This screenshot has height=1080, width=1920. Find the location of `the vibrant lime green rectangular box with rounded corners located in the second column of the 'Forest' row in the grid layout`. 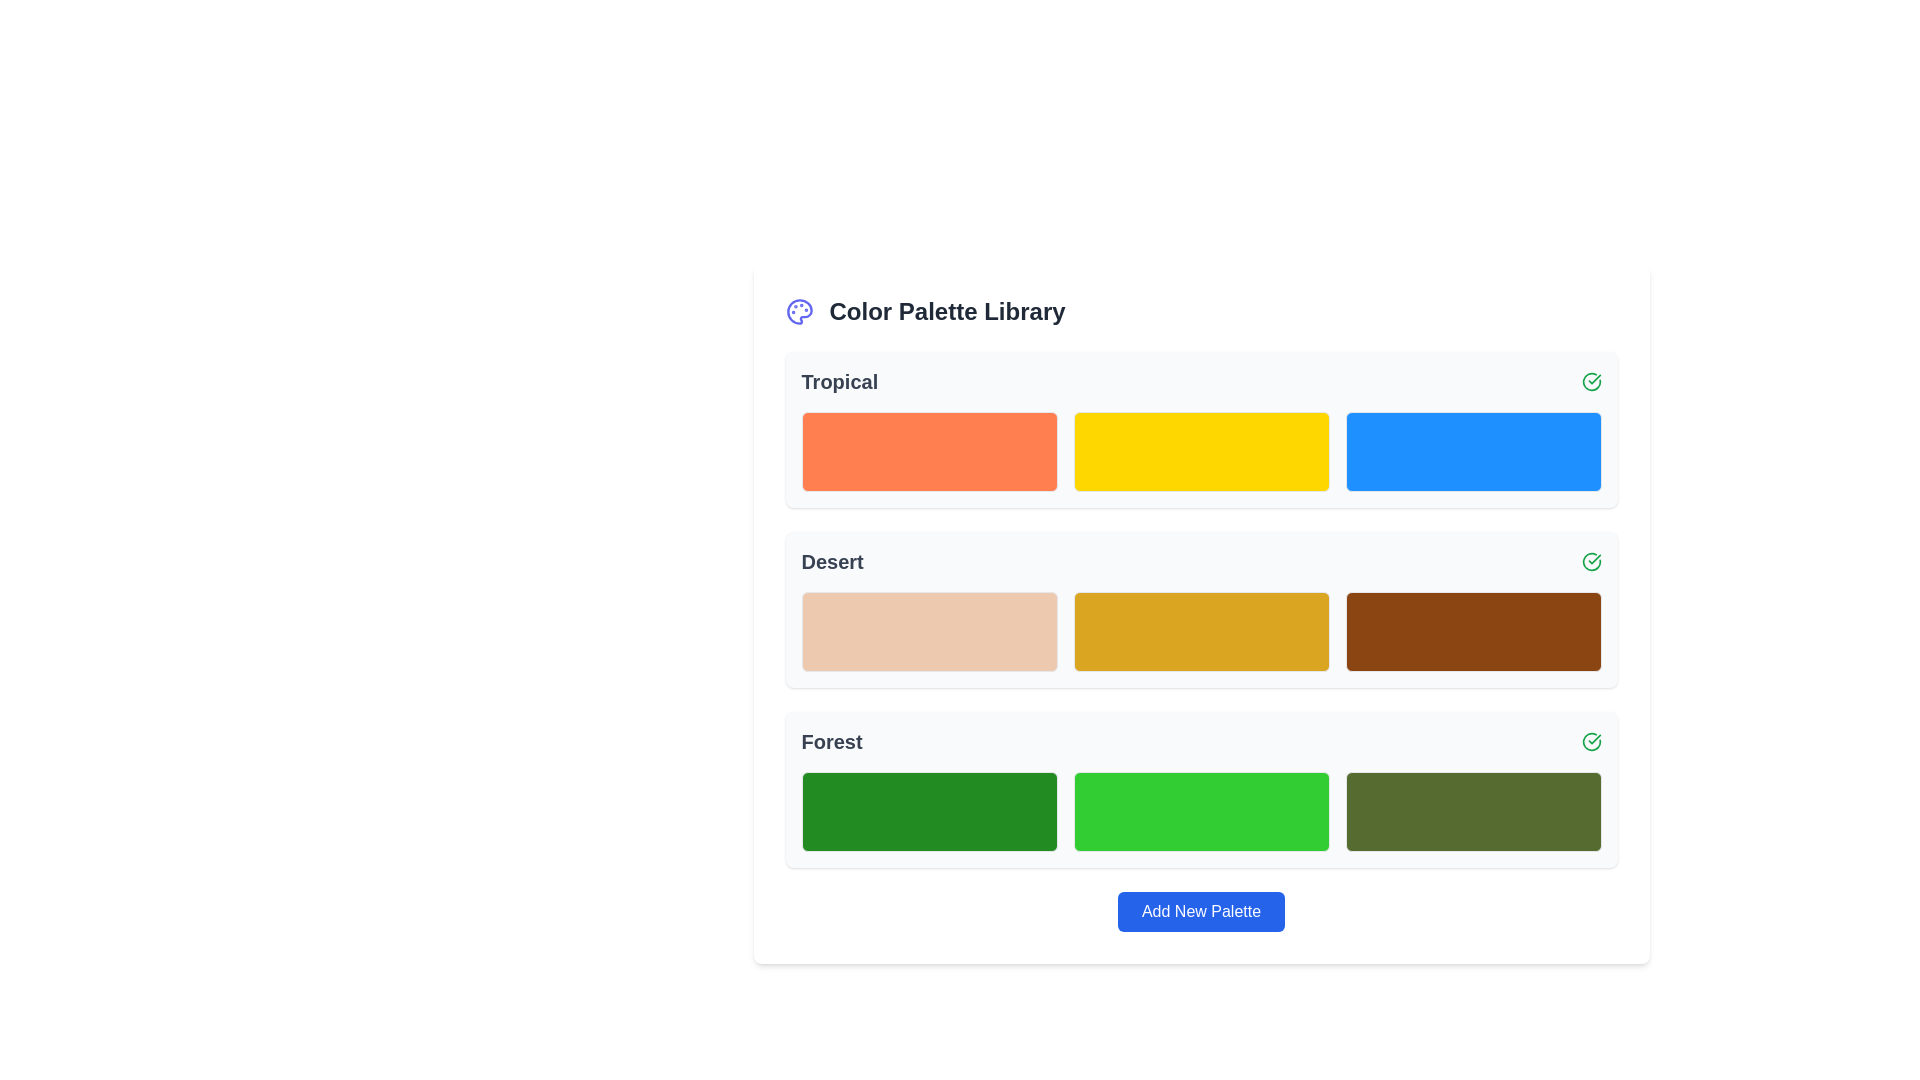

the vibrant lime green rectangular box with rounded corners located in the second column of the 'Forest' row in the grid layout is located at coordinates (1200, 812).